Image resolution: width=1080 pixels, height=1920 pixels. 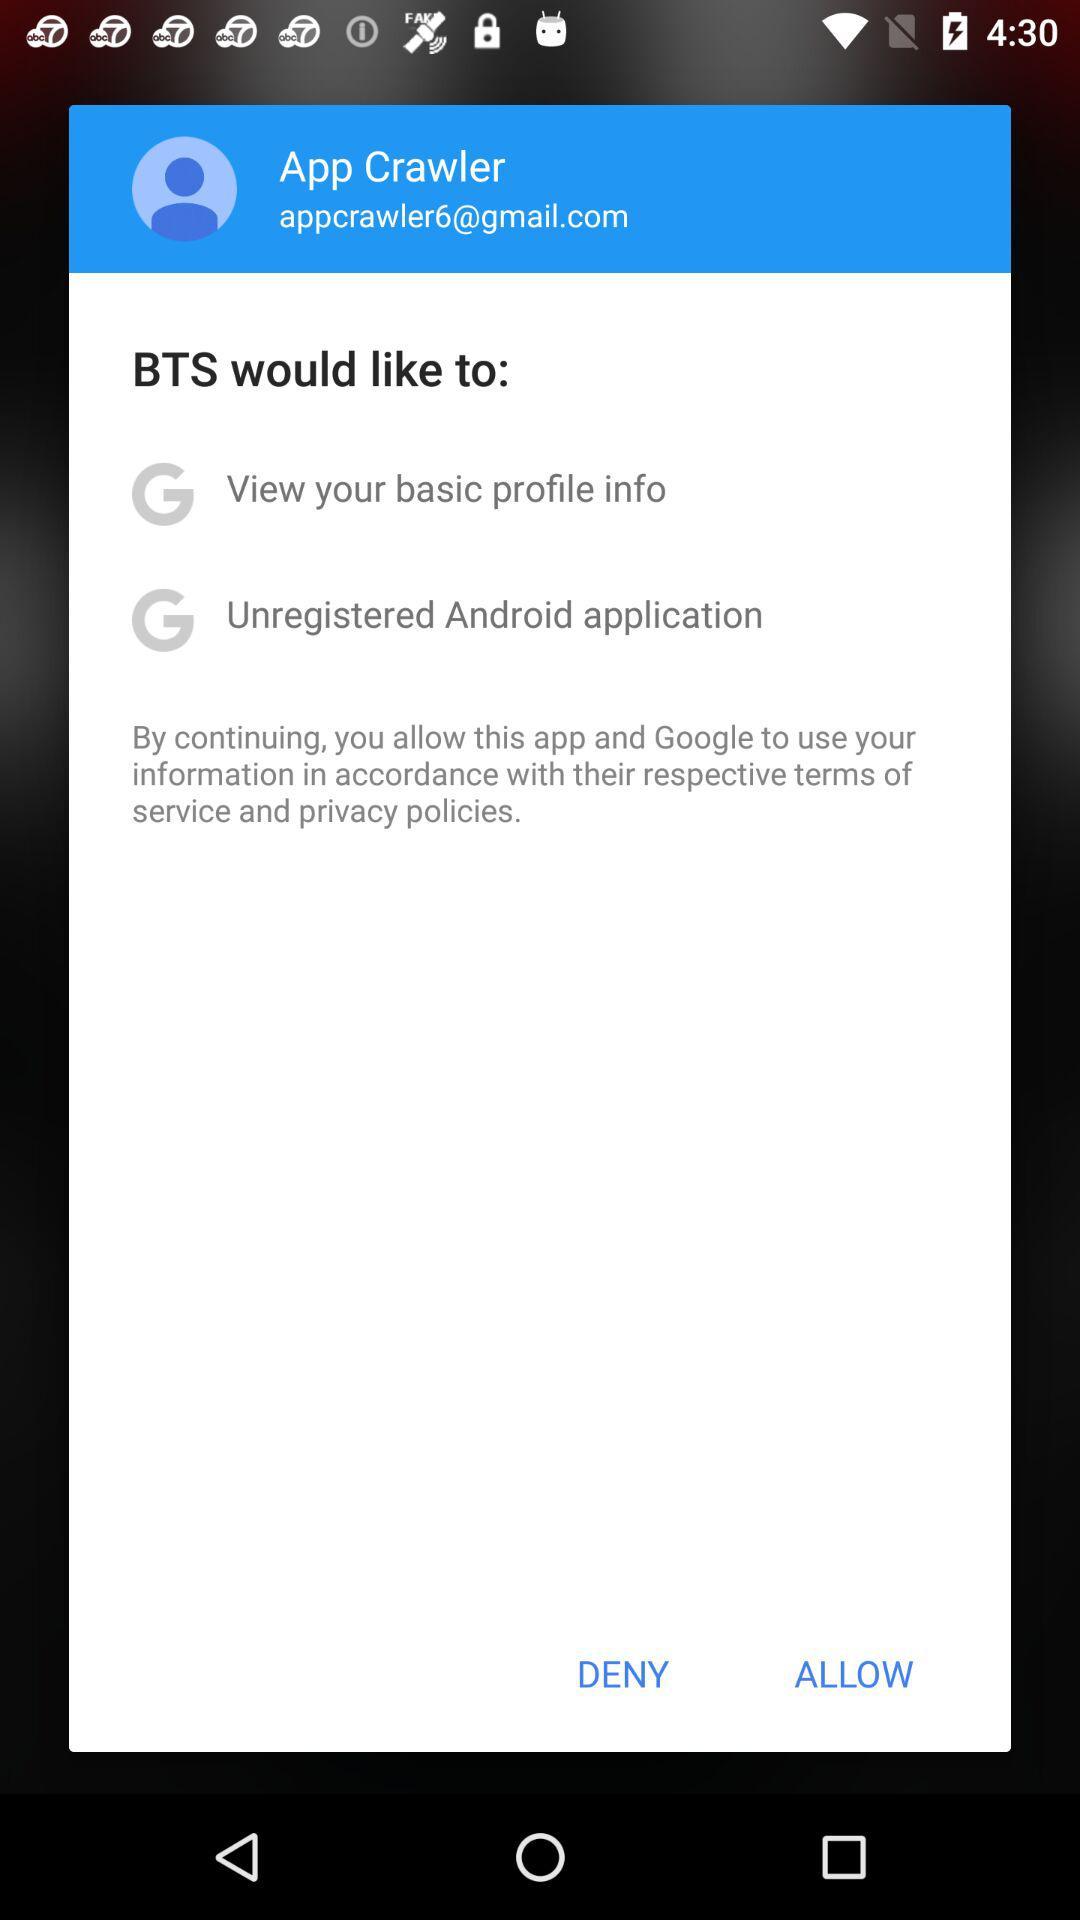 What do you see at coordinates (454, 214) in the screenshot?
I see `appcrawler6@gmail.com item` at bounding box center [454, 214].